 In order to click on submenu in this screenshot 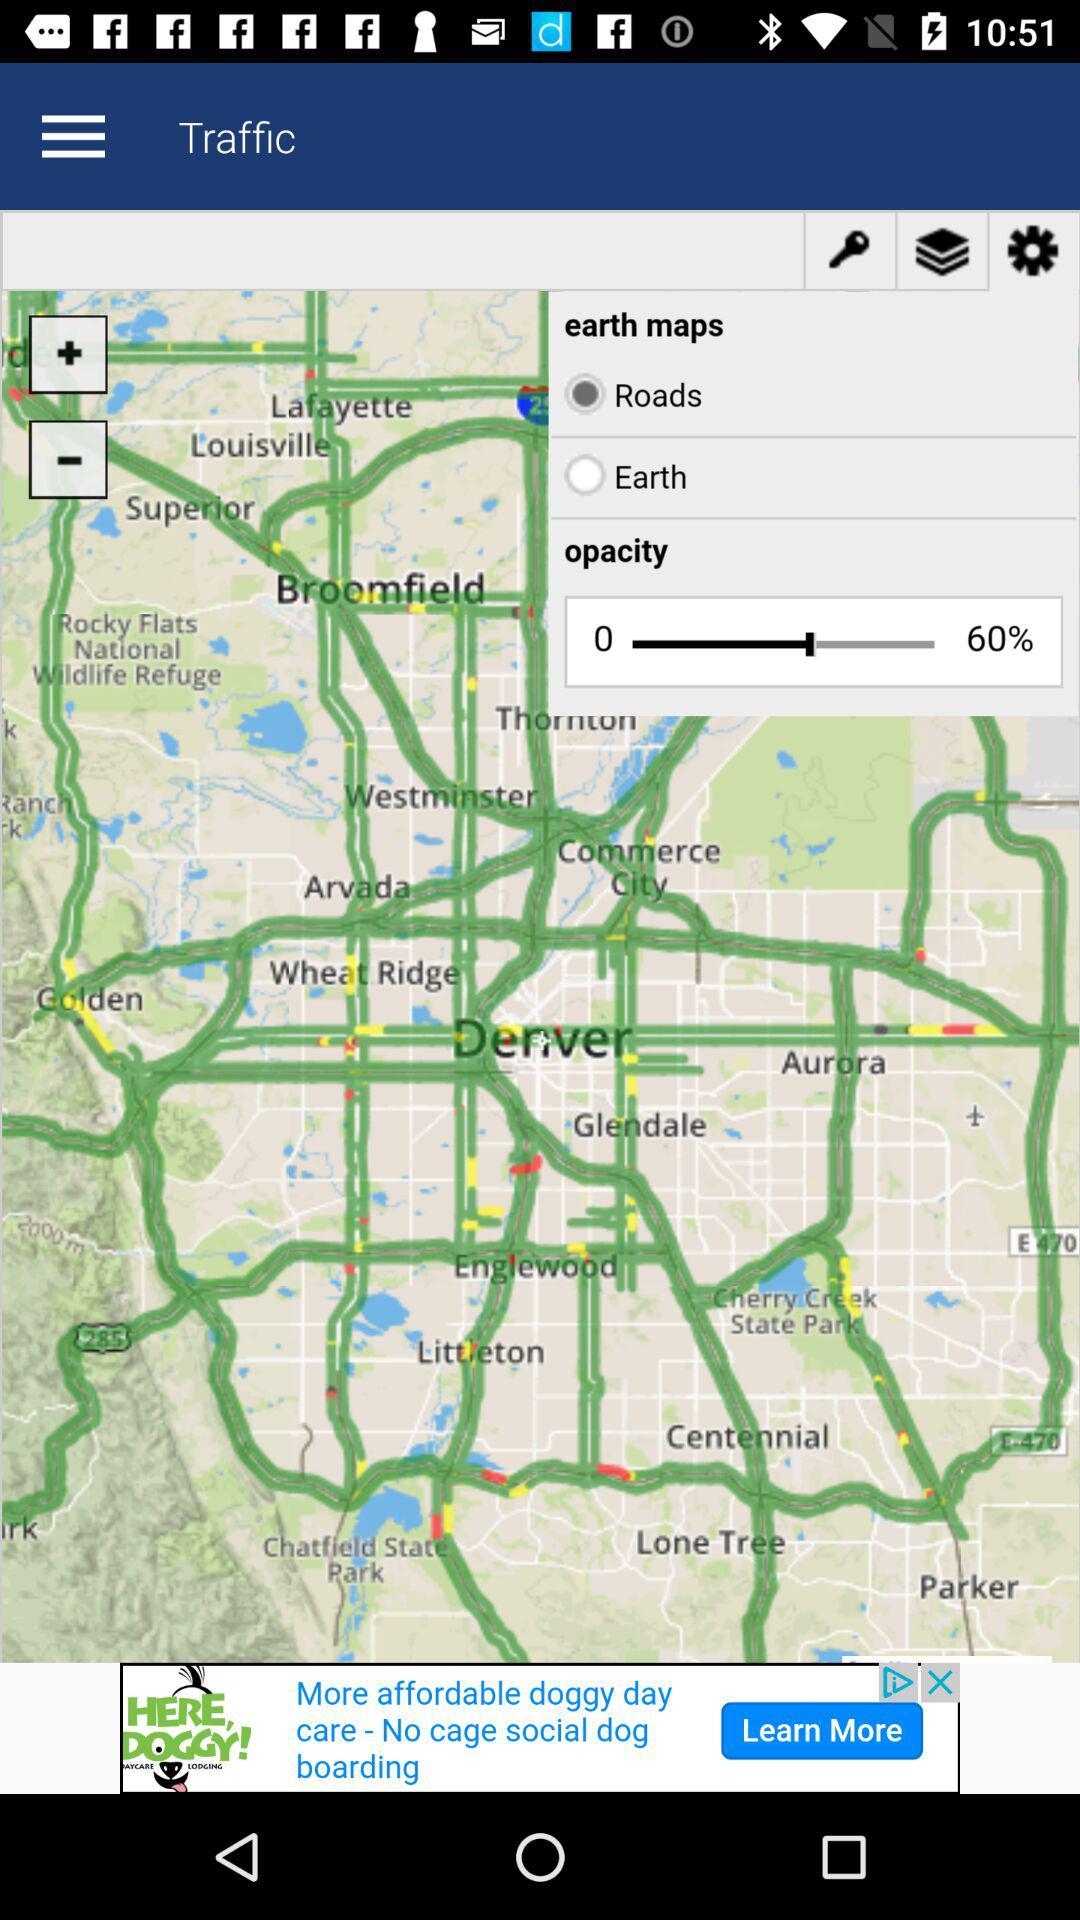, I will do `click(72, 135)`.